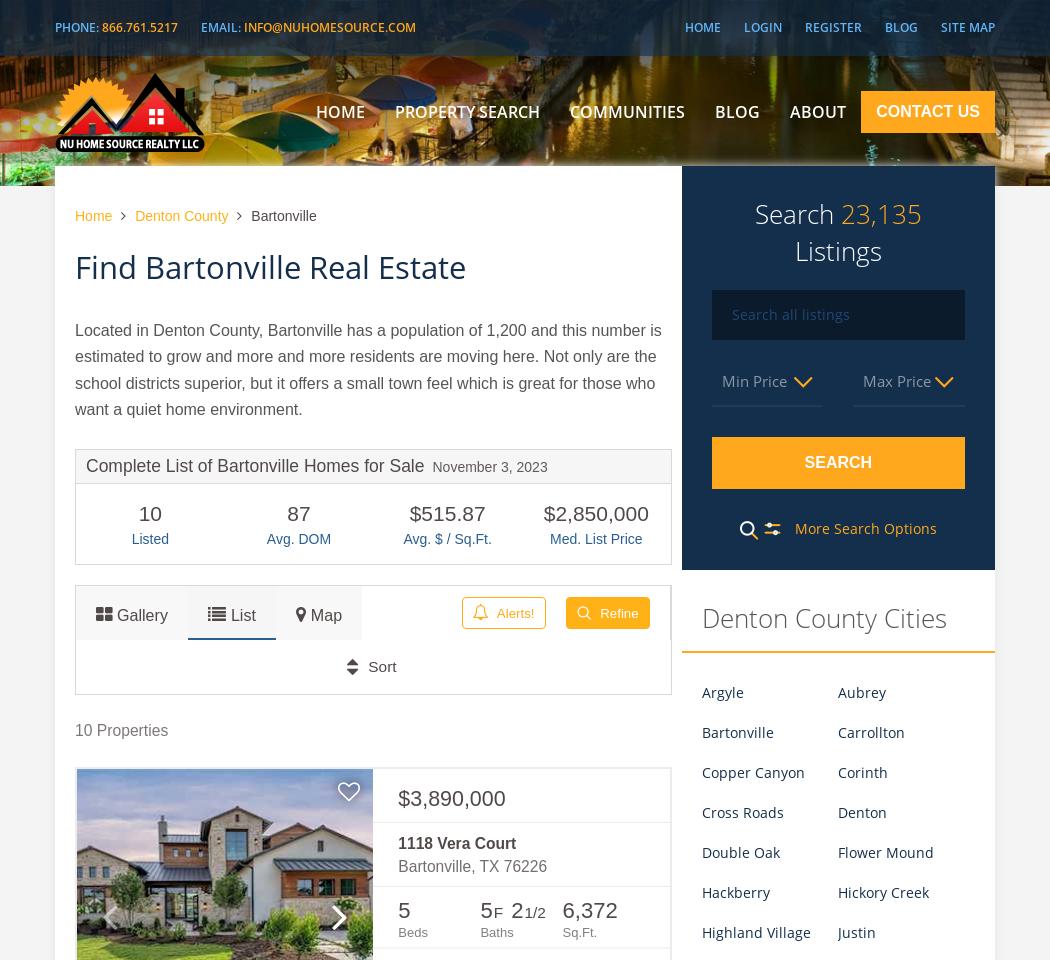 Image resolution: width=1050 pixels, height=960 pixels. I want to click on 'Alerts!', so click(514, 611).